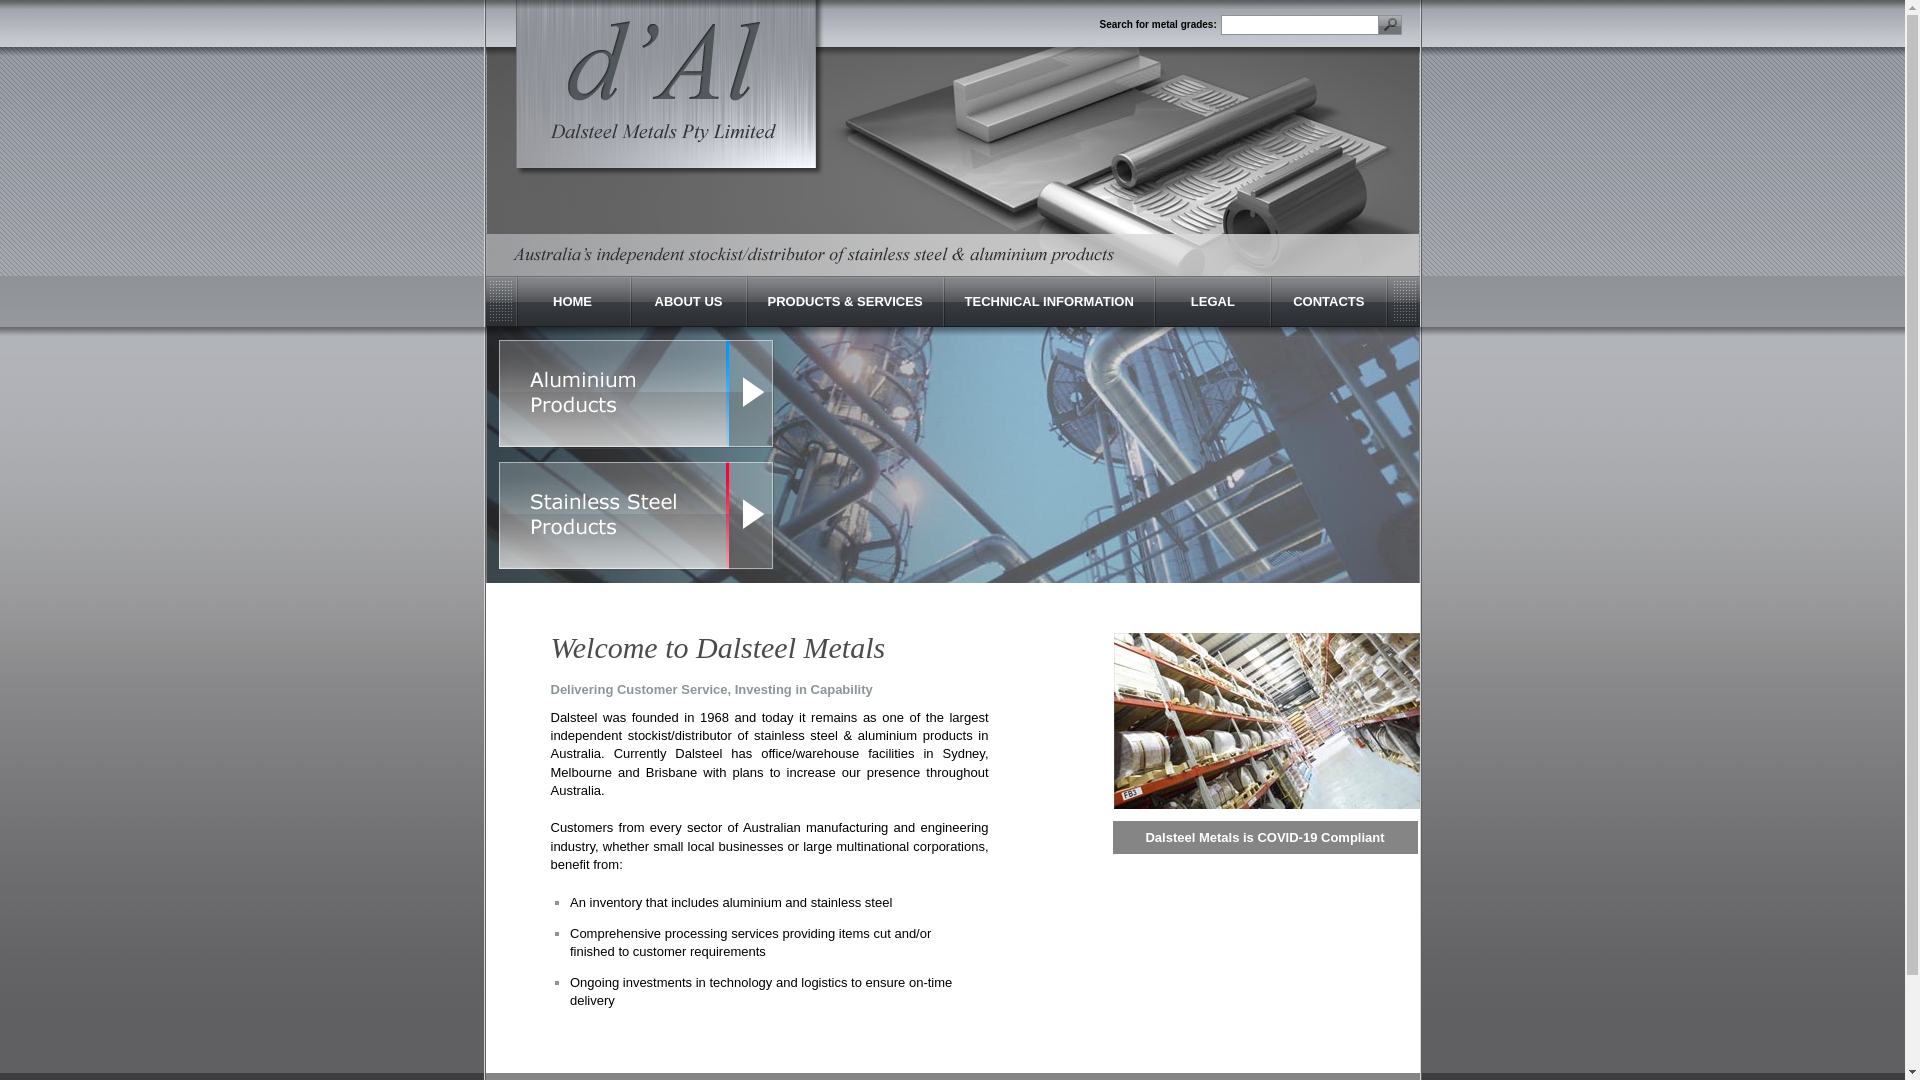 Image resolution: width=1920 pixels, height=1080 pixels. I want to click on 'CONTACTS', so click(1329, 301).